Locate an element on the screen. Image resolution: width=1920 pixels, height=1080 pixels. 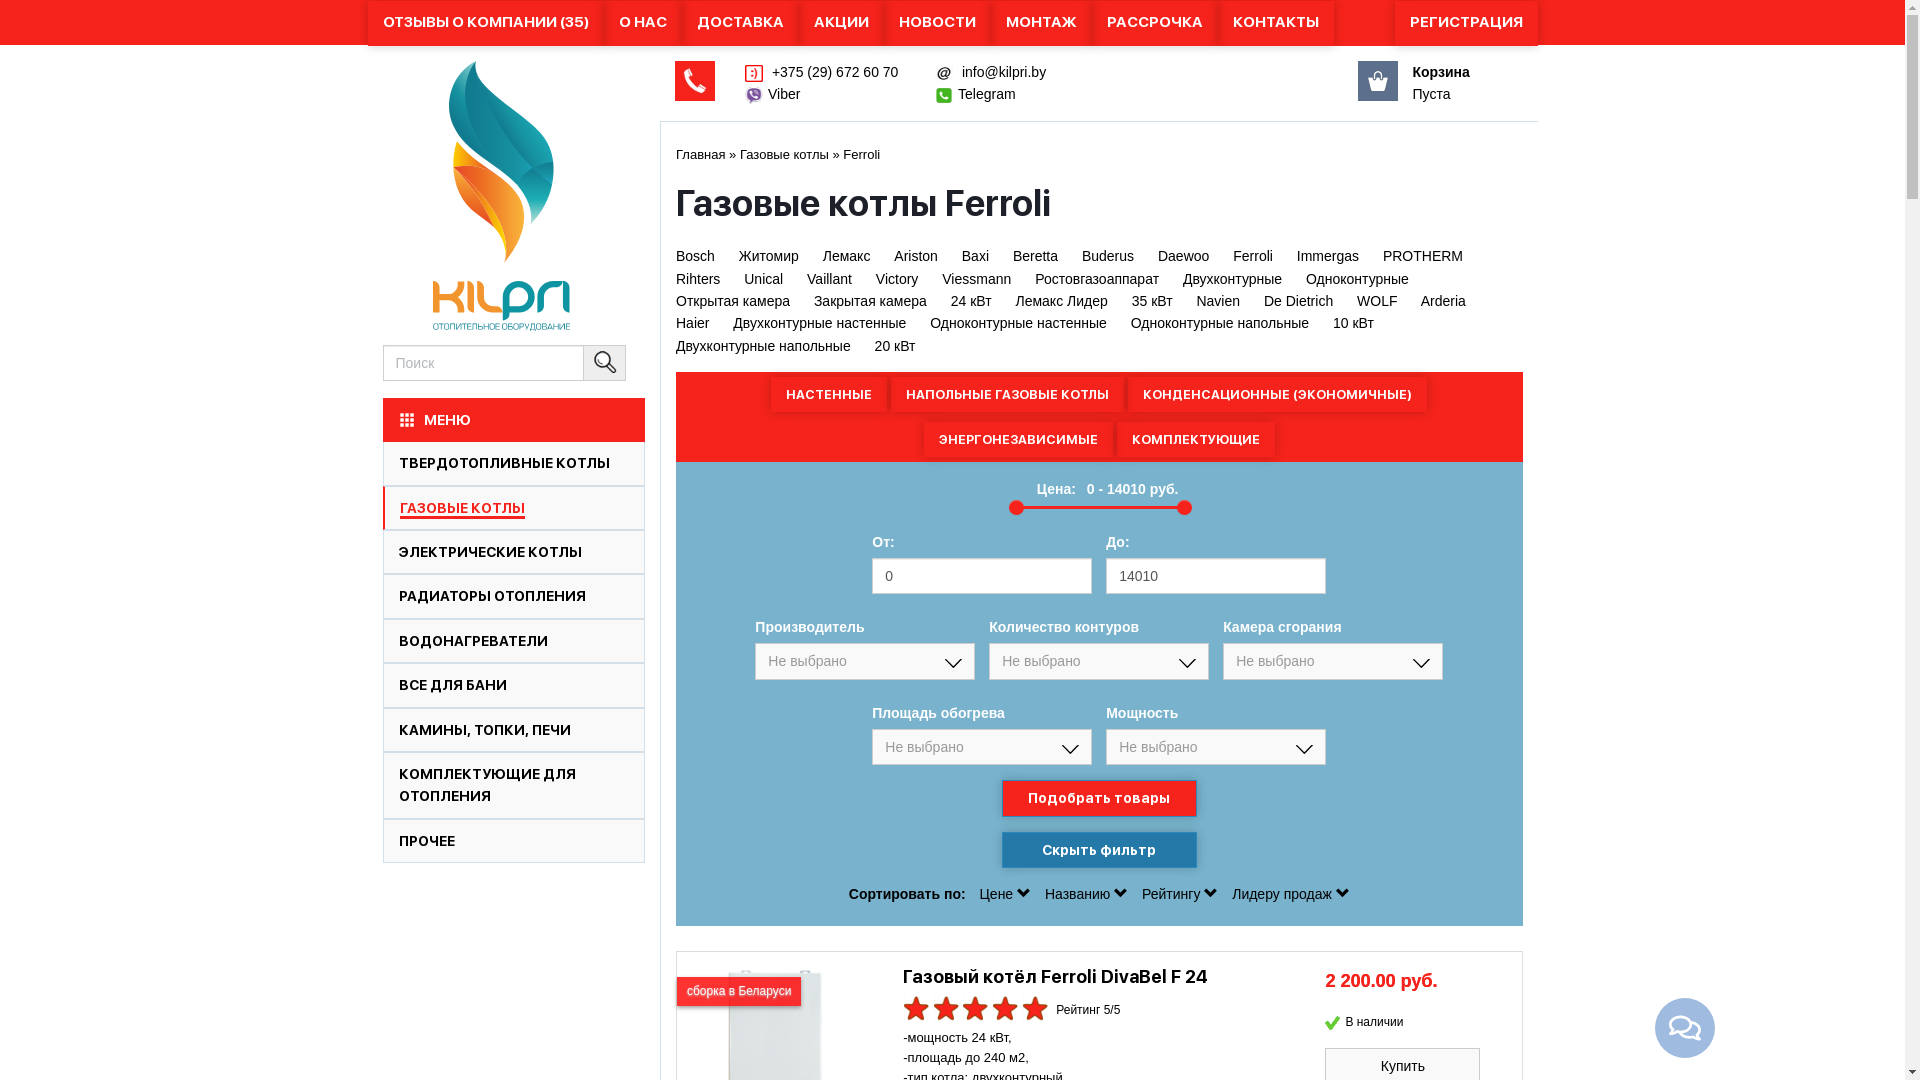
'Beretta' is located at coordinates (1012, 254).